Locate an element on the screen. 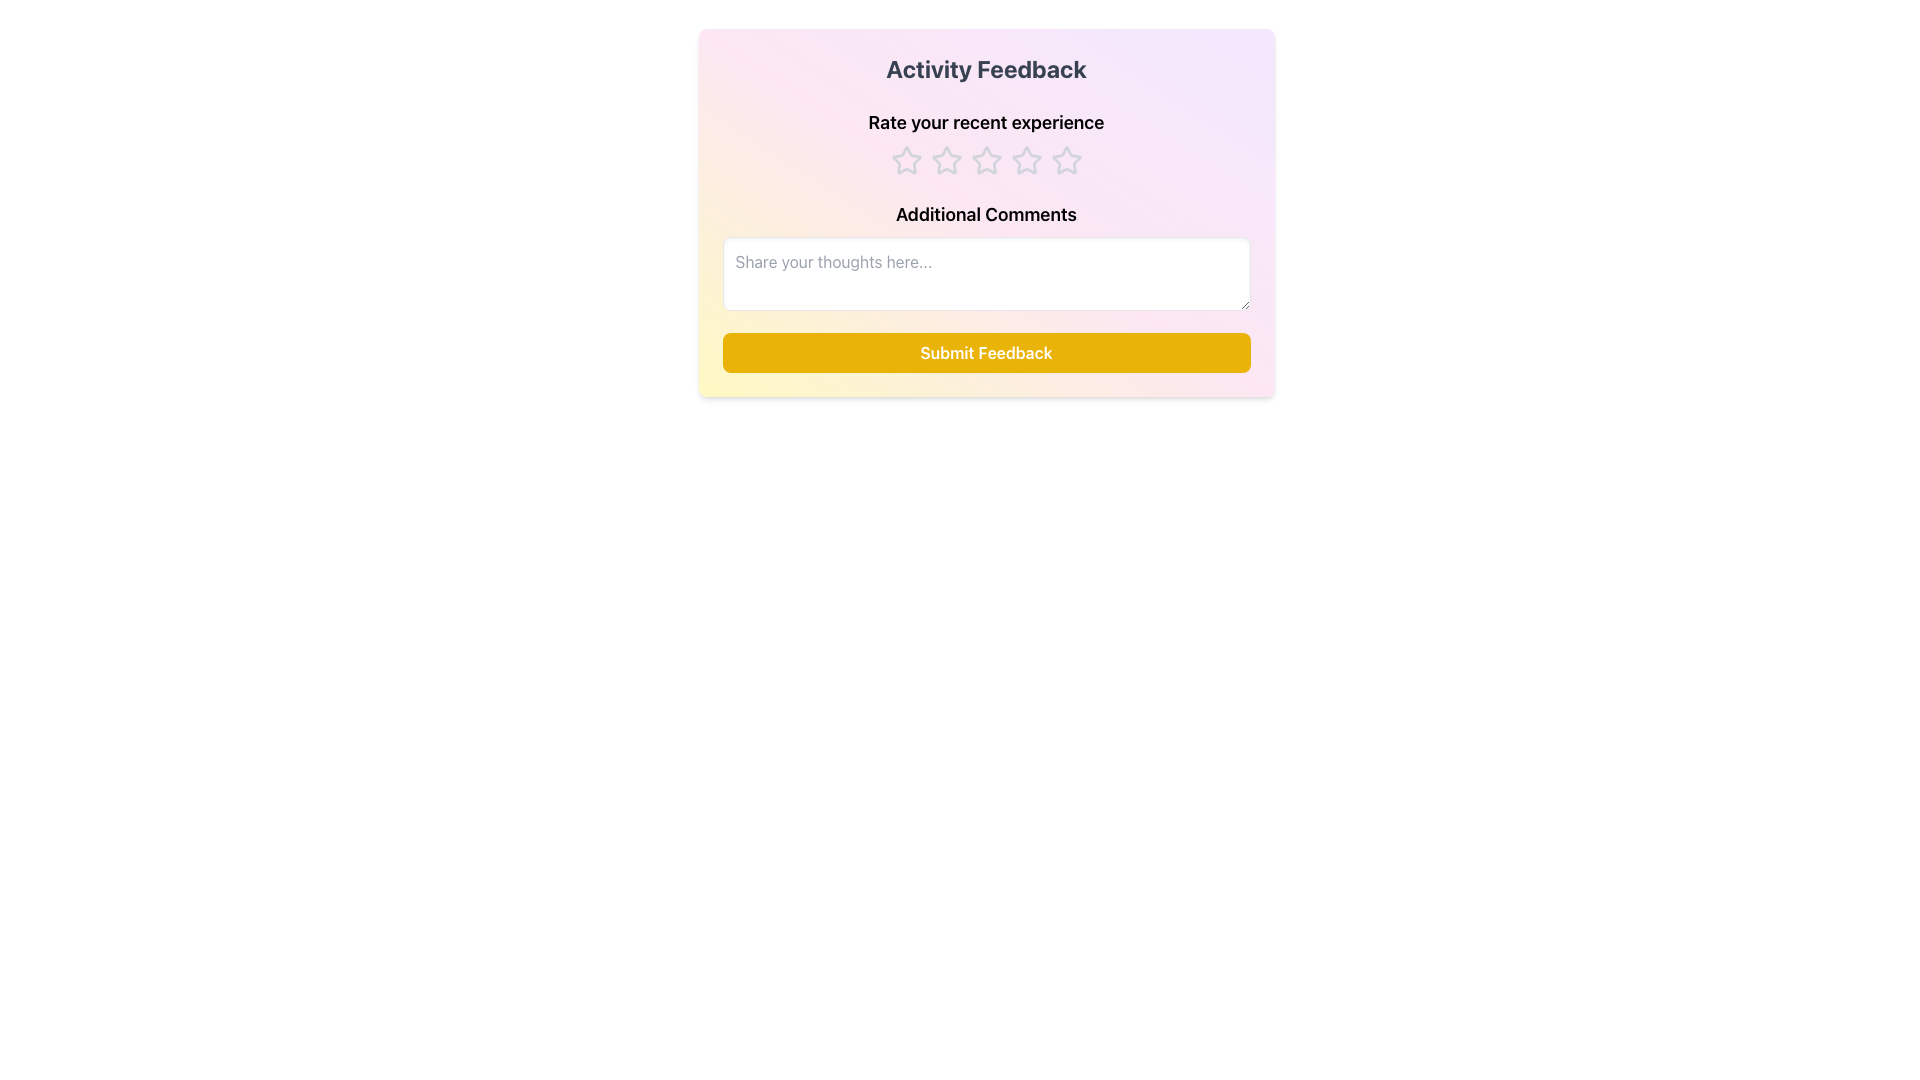 This screenshot has height=1080, width=1920. the fourth star in the five-star rating system to indicate a four-out-of-five rating for feedback is located at coordinates (1065, 159).